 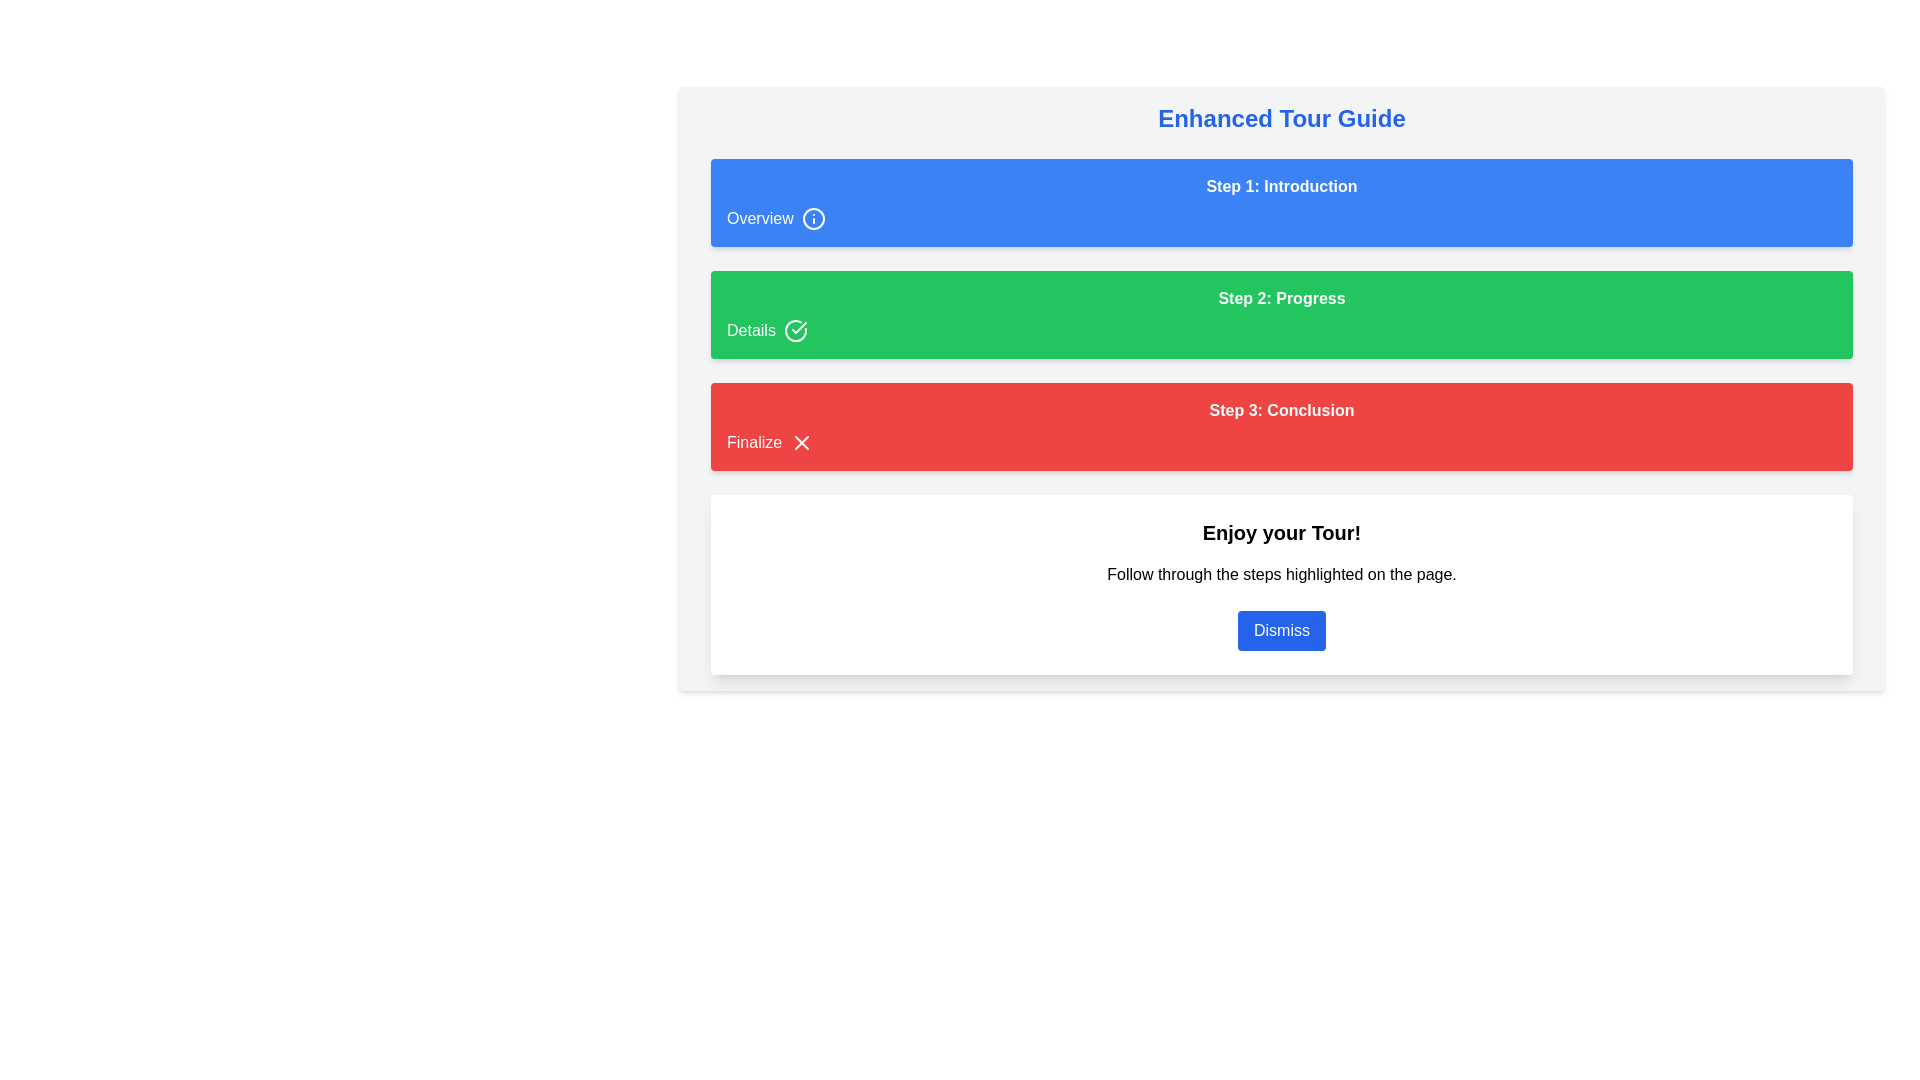 What do you see at coordinates (813, 219) in the screenshot?
I see `the informational icon located in the top left corner of the 'Overview' section, which provides additional details when interacted with` at bounding box center [813, 219].